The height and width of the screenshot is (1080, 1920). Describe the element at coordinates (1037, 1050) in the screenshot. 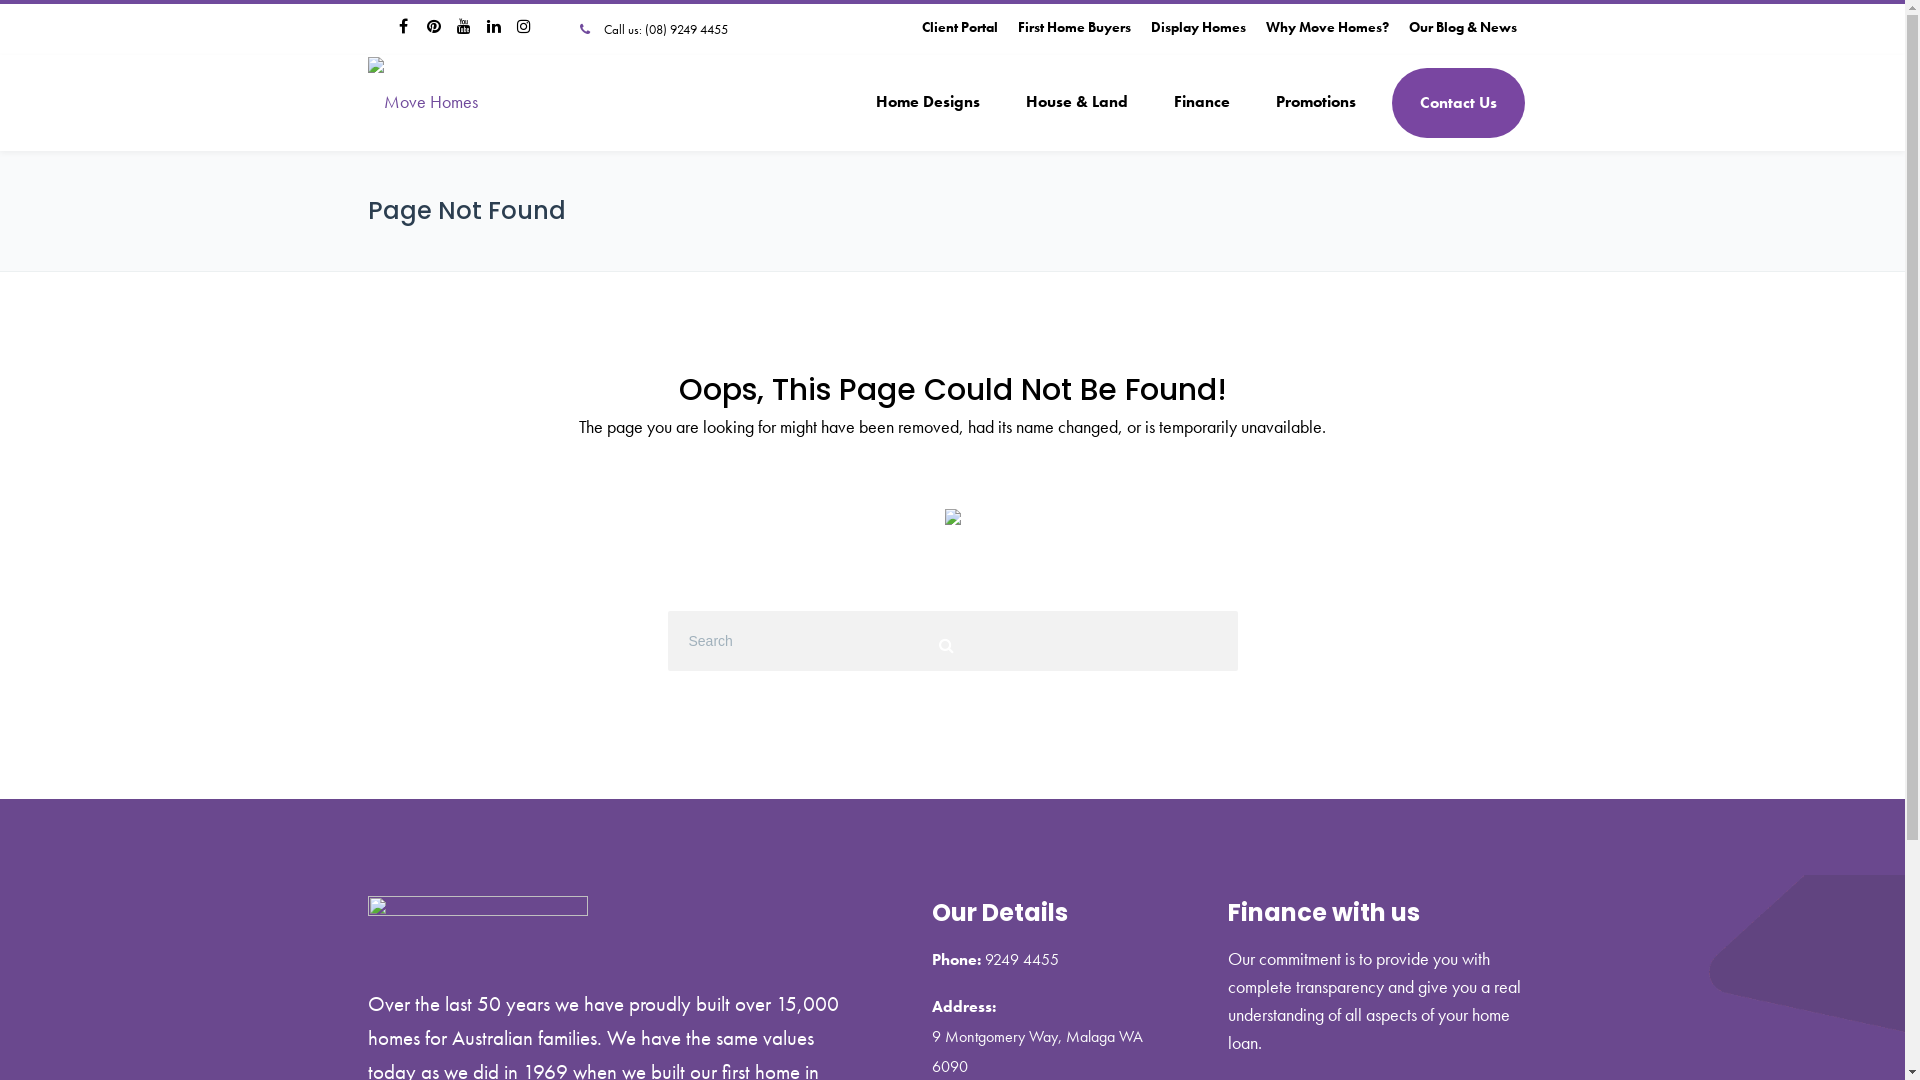

I see `'9 Montgomery Way, Malaga WA` at that location.